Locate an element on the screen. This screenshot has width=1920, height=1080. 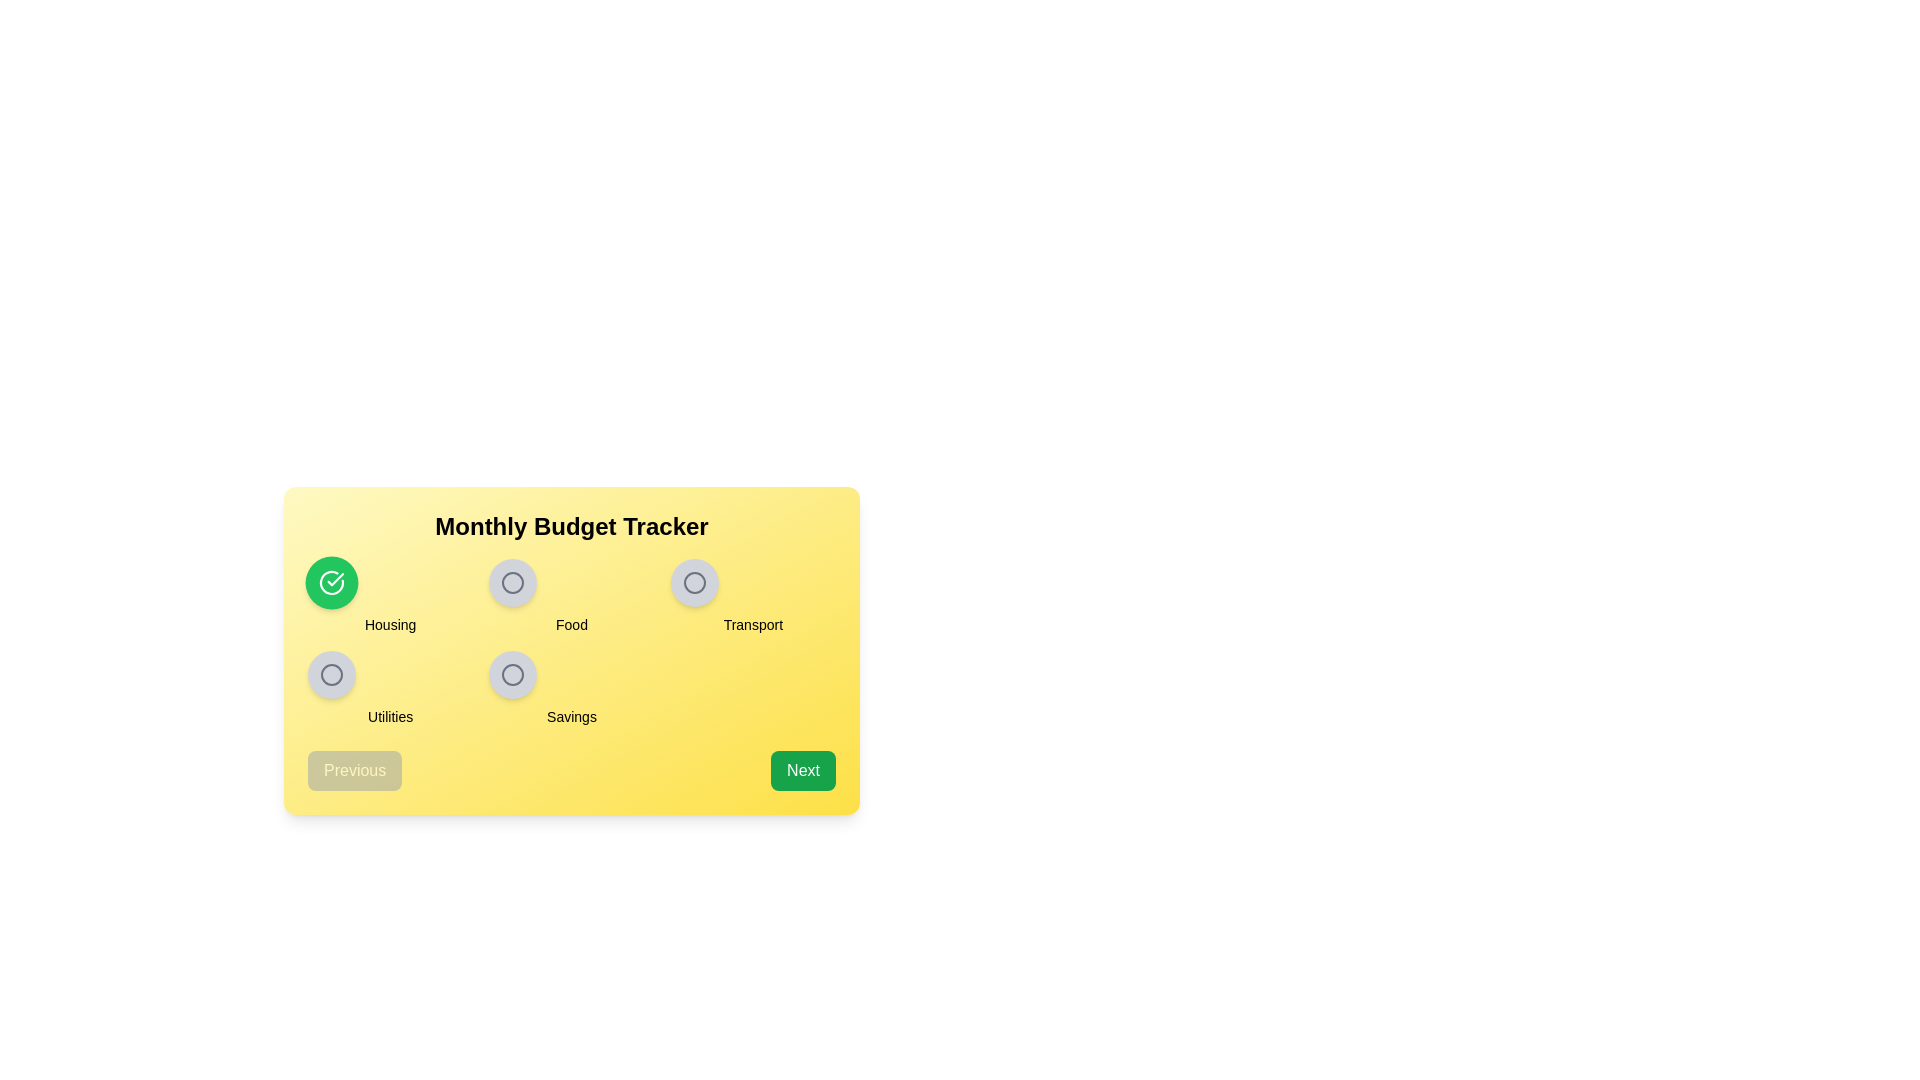
the radio button for the 'Transport' category is located at coordinates (694, 582).